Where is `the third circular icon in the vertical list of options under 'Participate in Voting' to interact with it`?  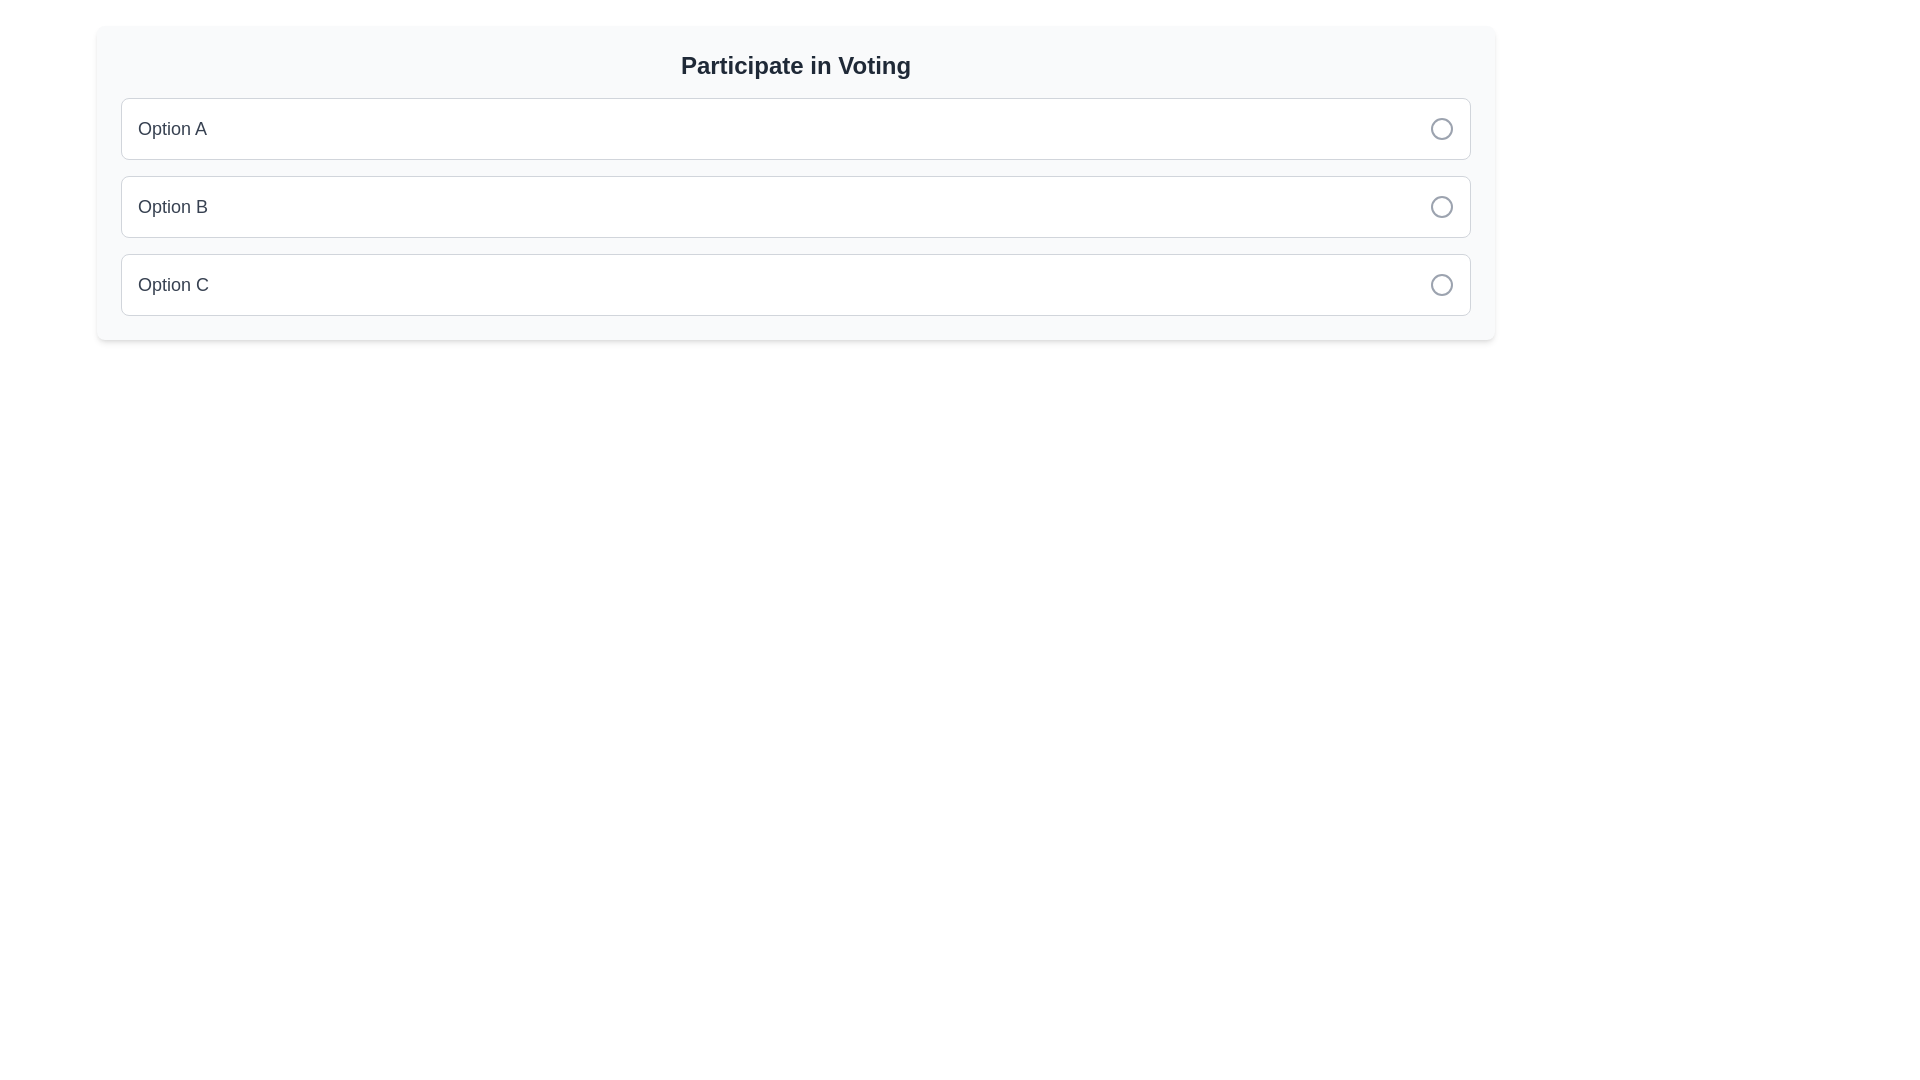 the third circular icon in the vertical list of options under 'Participate in Voting' to interact with it is located at coordinates (1441, 285).